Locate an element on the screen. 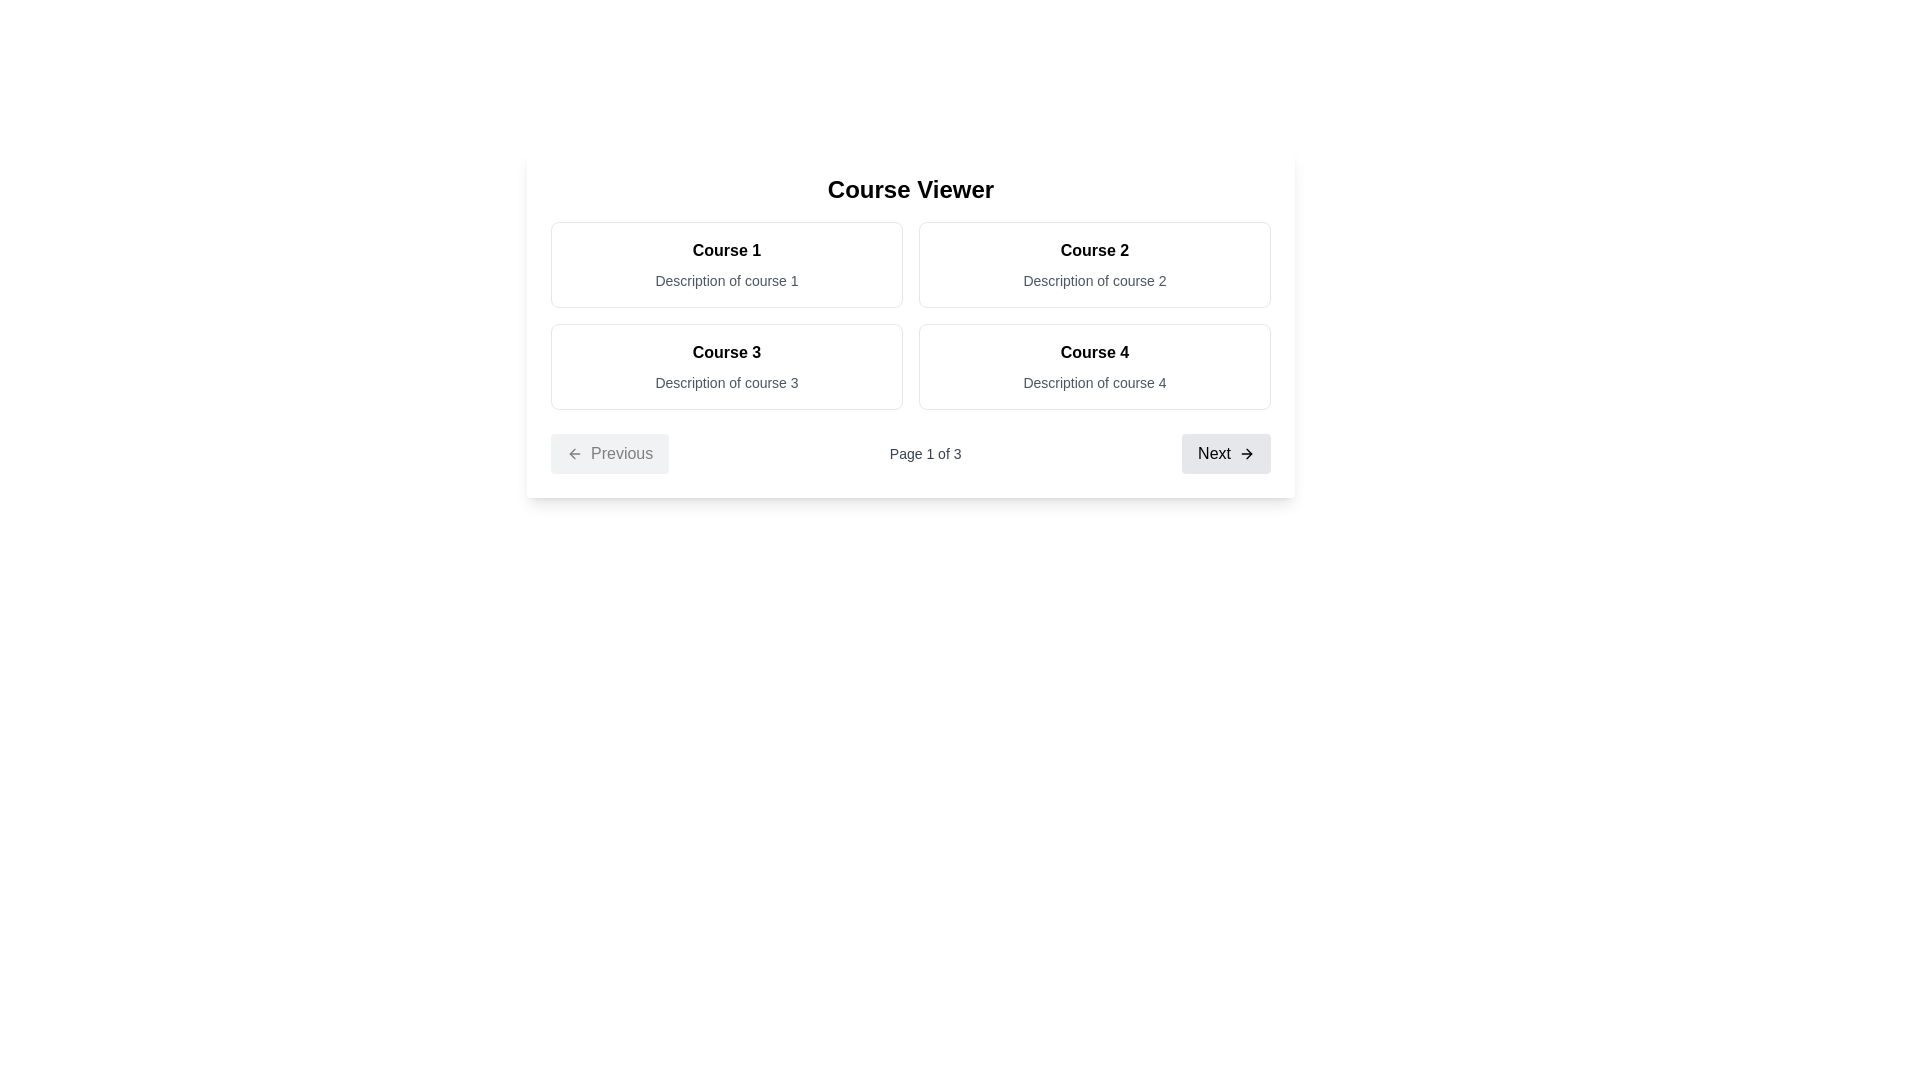  the text label displaying 'Page 1 of 3' that is centrally positioned within the pagination control, located between the 'Previous' and 'Next' buttons is located at coordinates (924, 454).